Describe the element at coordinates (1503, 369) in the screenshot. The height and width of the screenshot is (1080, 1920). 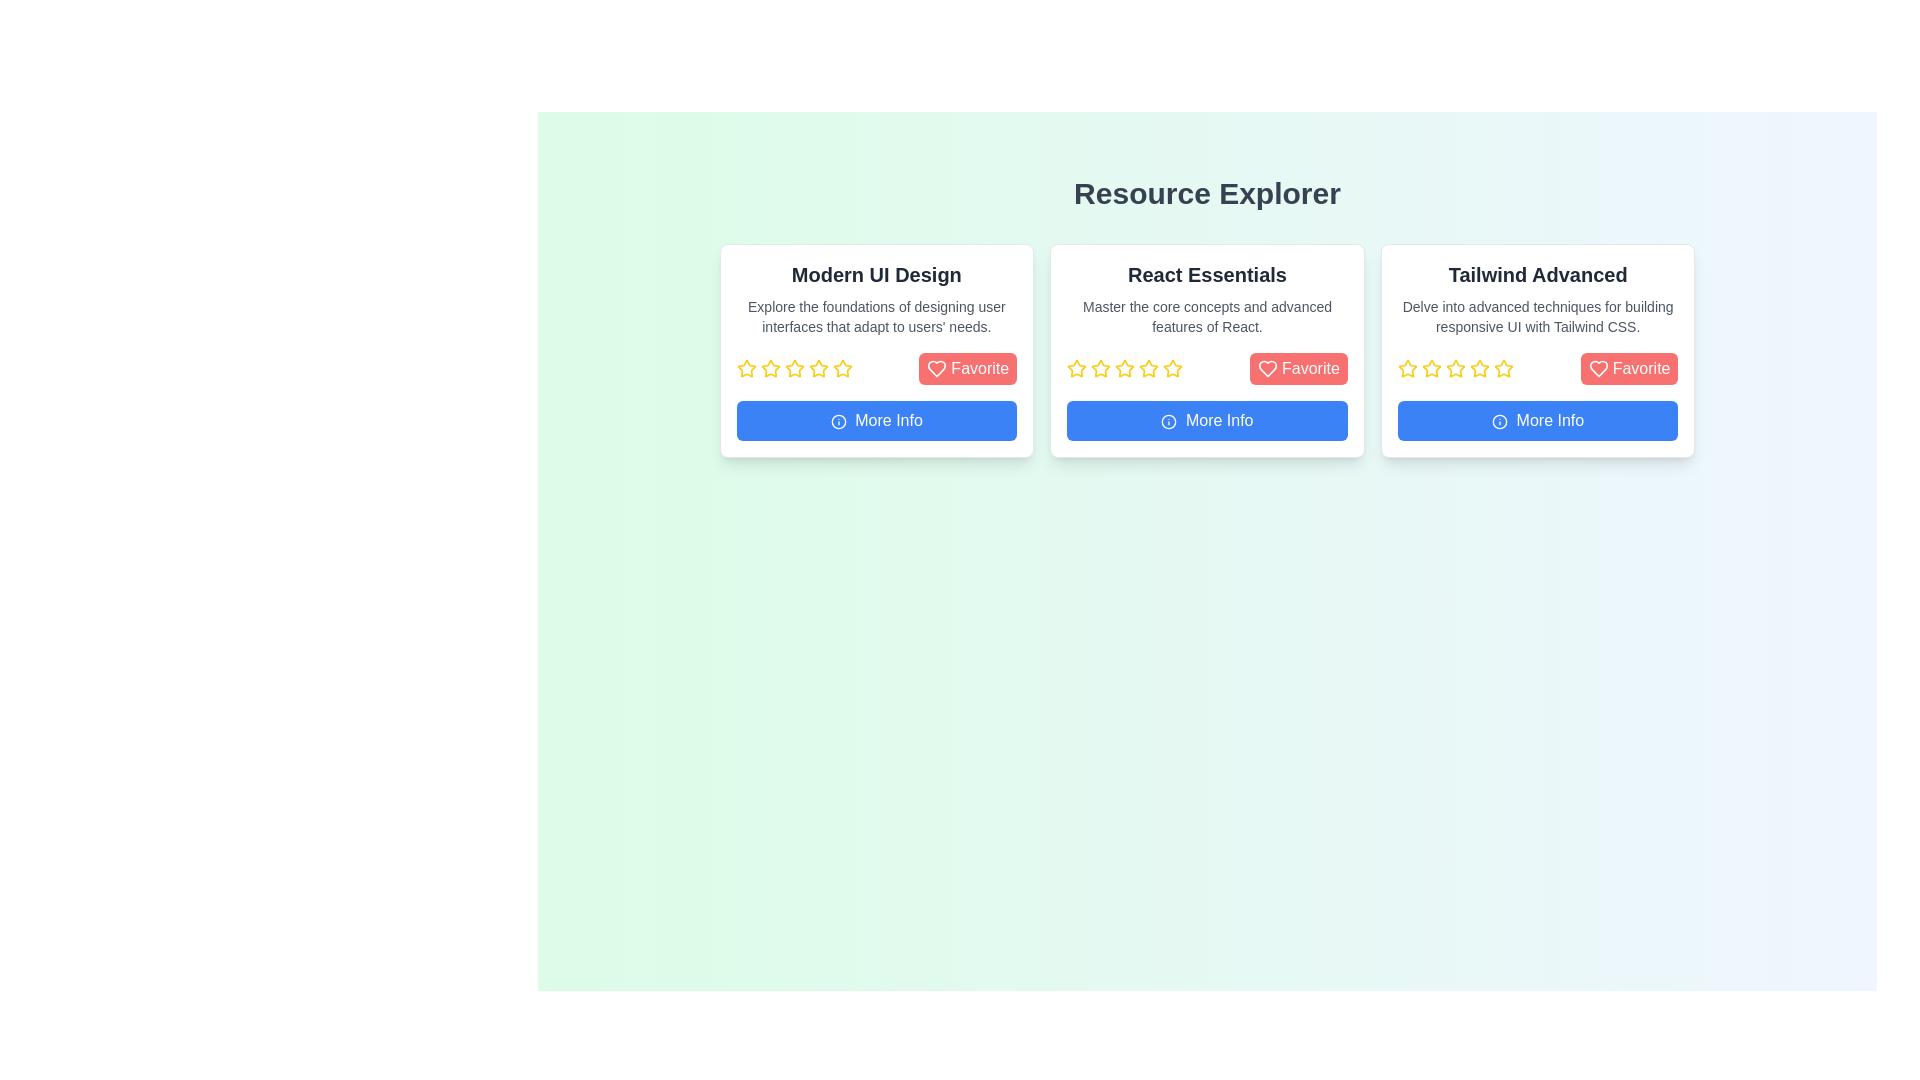
I see `the fifth star icon in the 'Tailwind Advanced' section to provide a rating` at that location.